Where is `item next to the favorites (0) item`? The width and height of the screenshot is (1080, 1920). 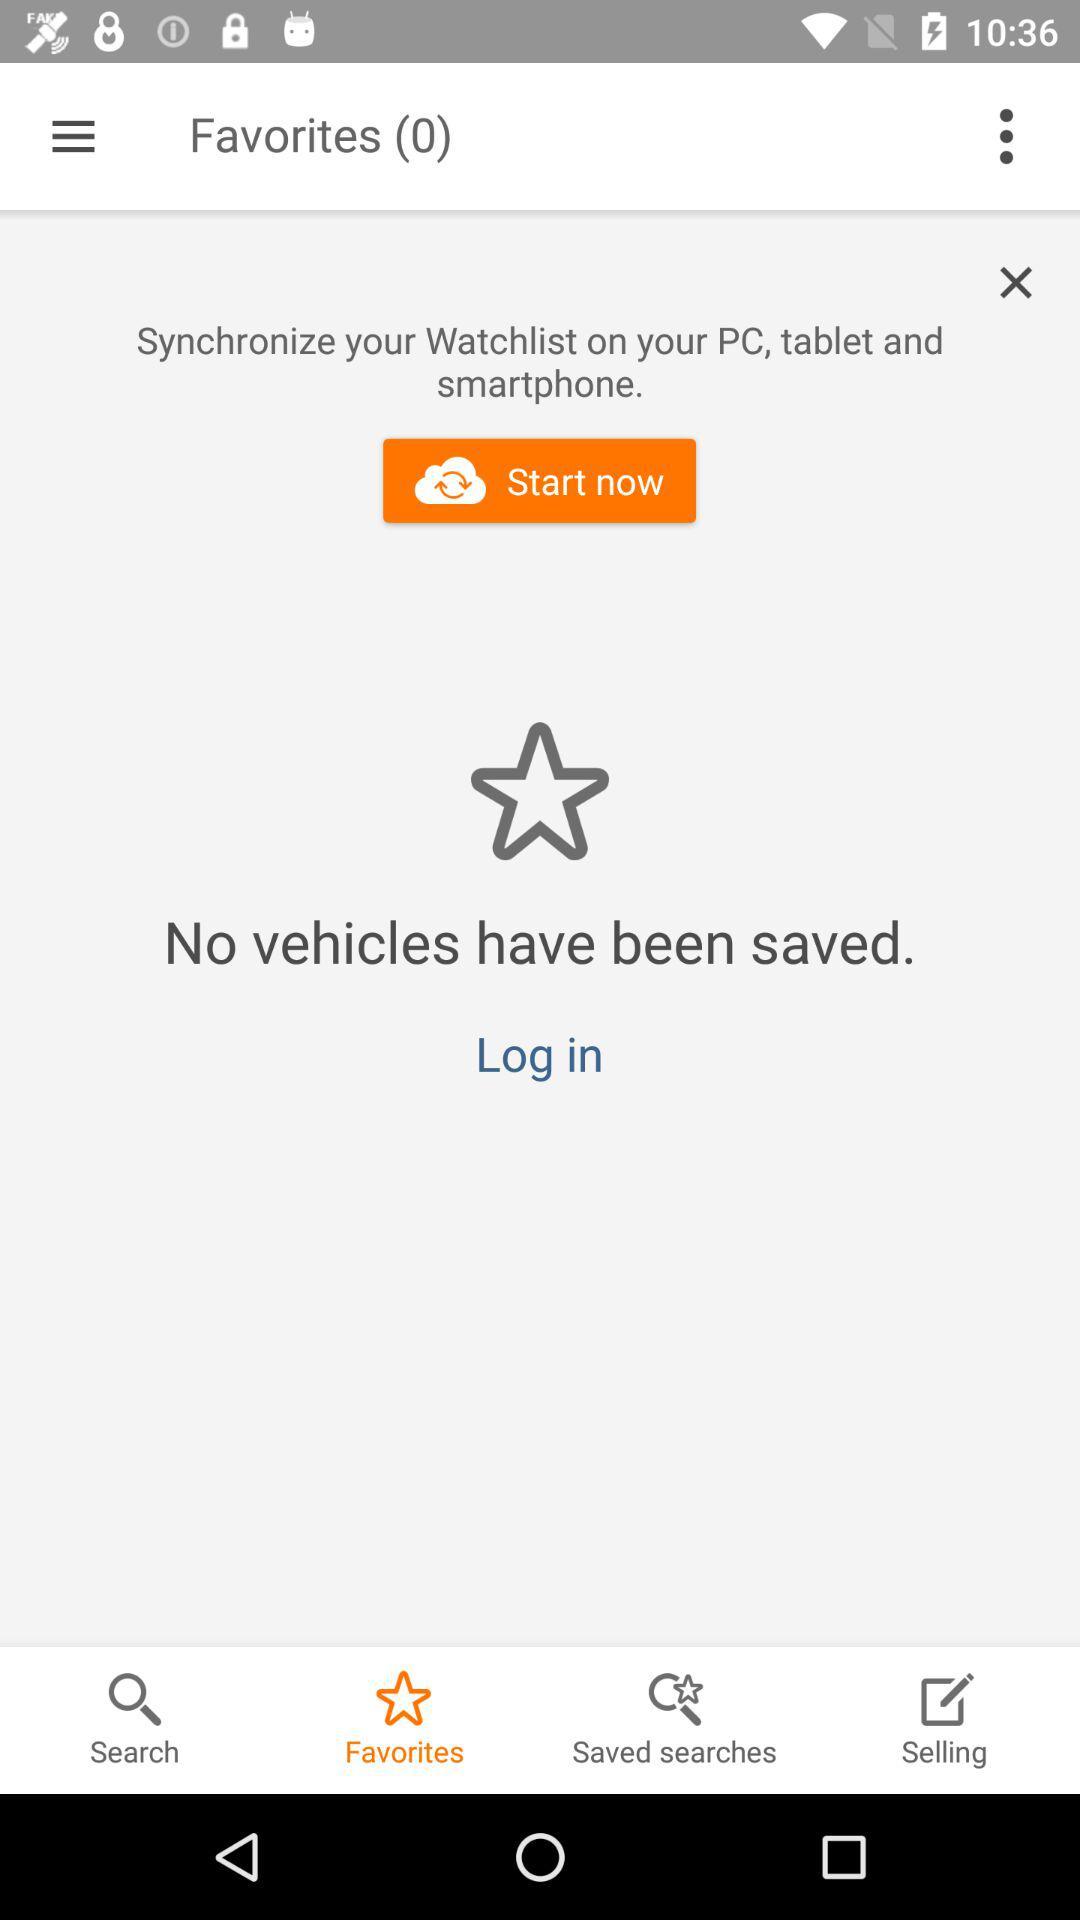
item next to the favorites (0) item is located at coordinates (1006, 135).